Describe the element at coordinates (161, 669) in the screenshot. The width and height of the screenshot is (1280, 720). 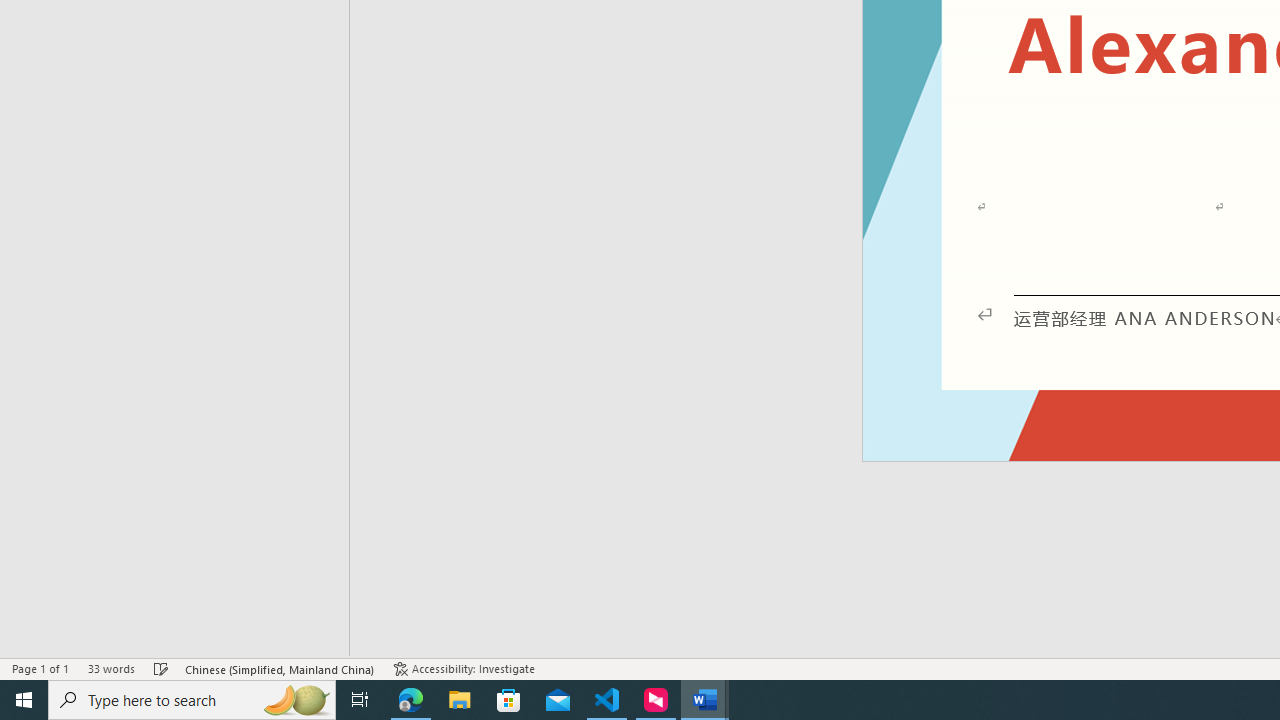
I see `'Spelling and Grammar Check Checking'` at that location.